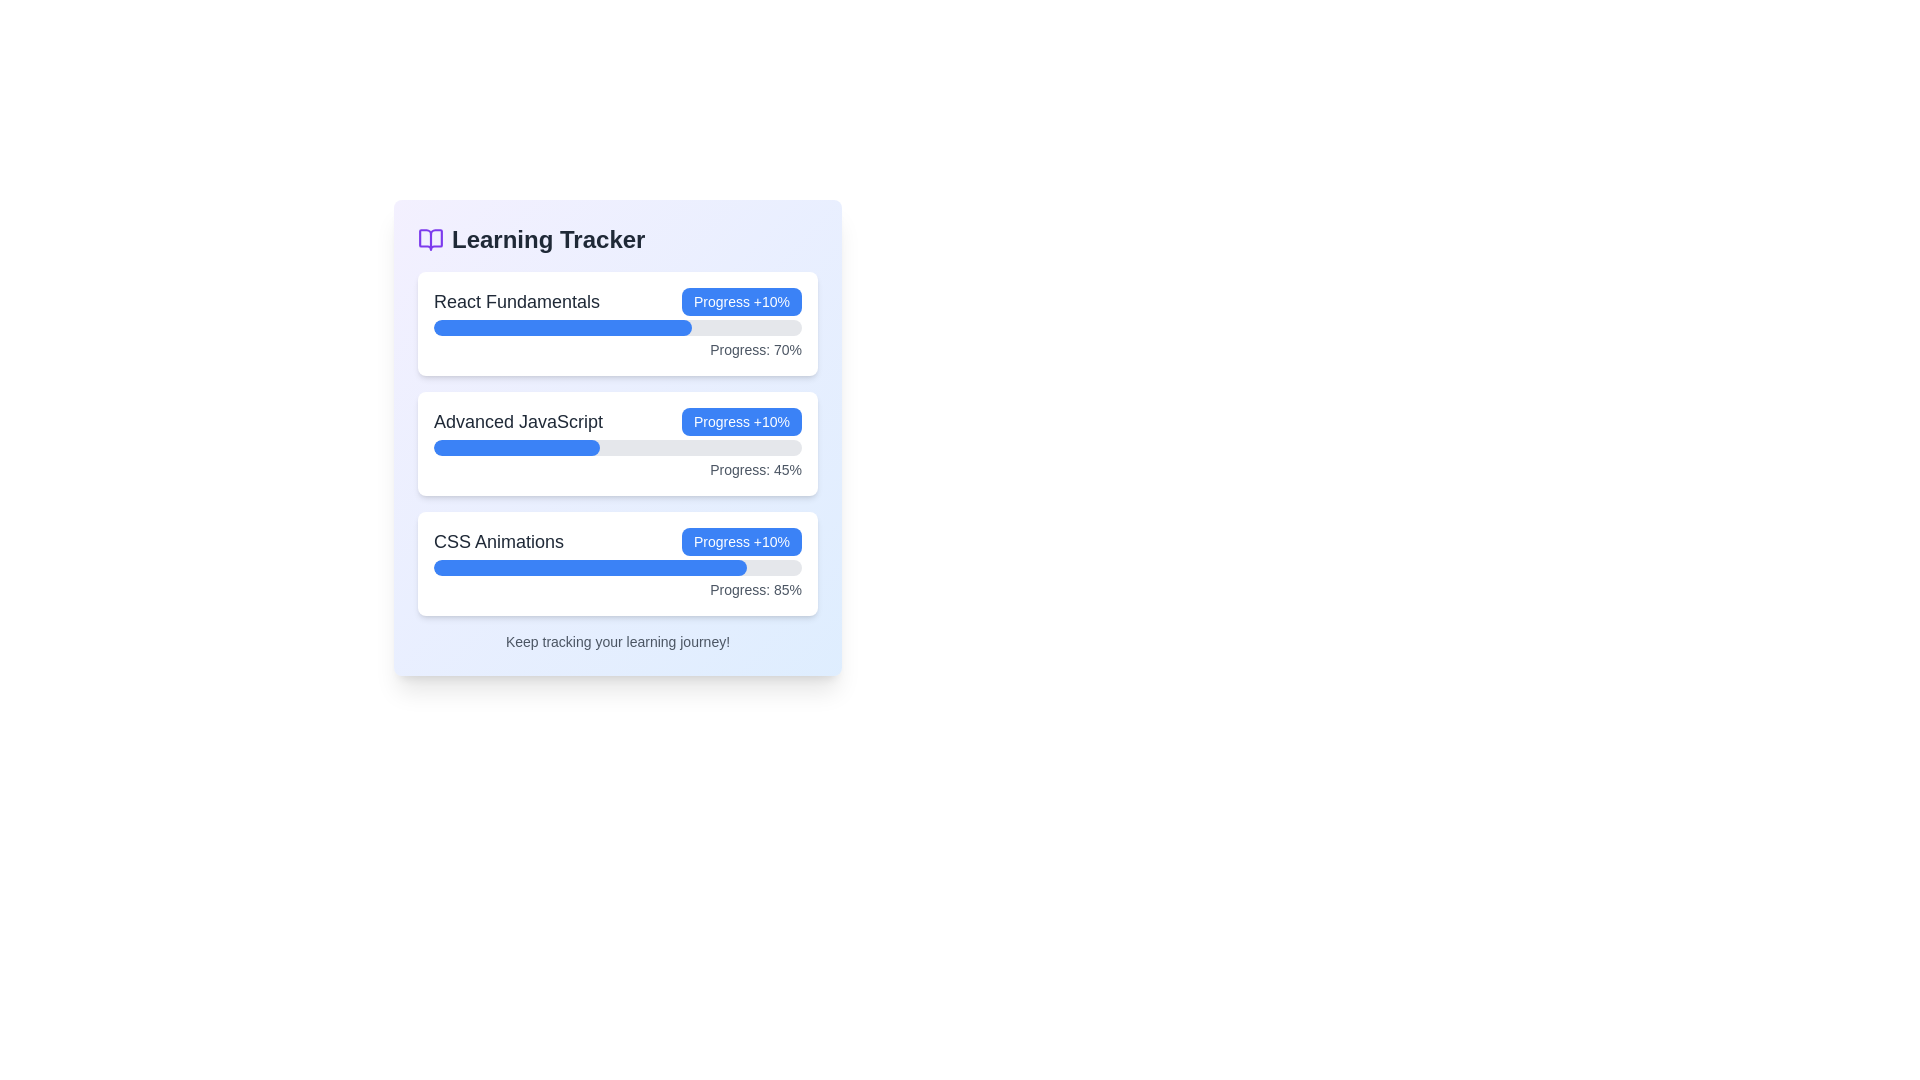  I want to click on the action button located to the right of 'Advanced JavaScript' in the 'Learning Tracker' interface, so click(740, 420).